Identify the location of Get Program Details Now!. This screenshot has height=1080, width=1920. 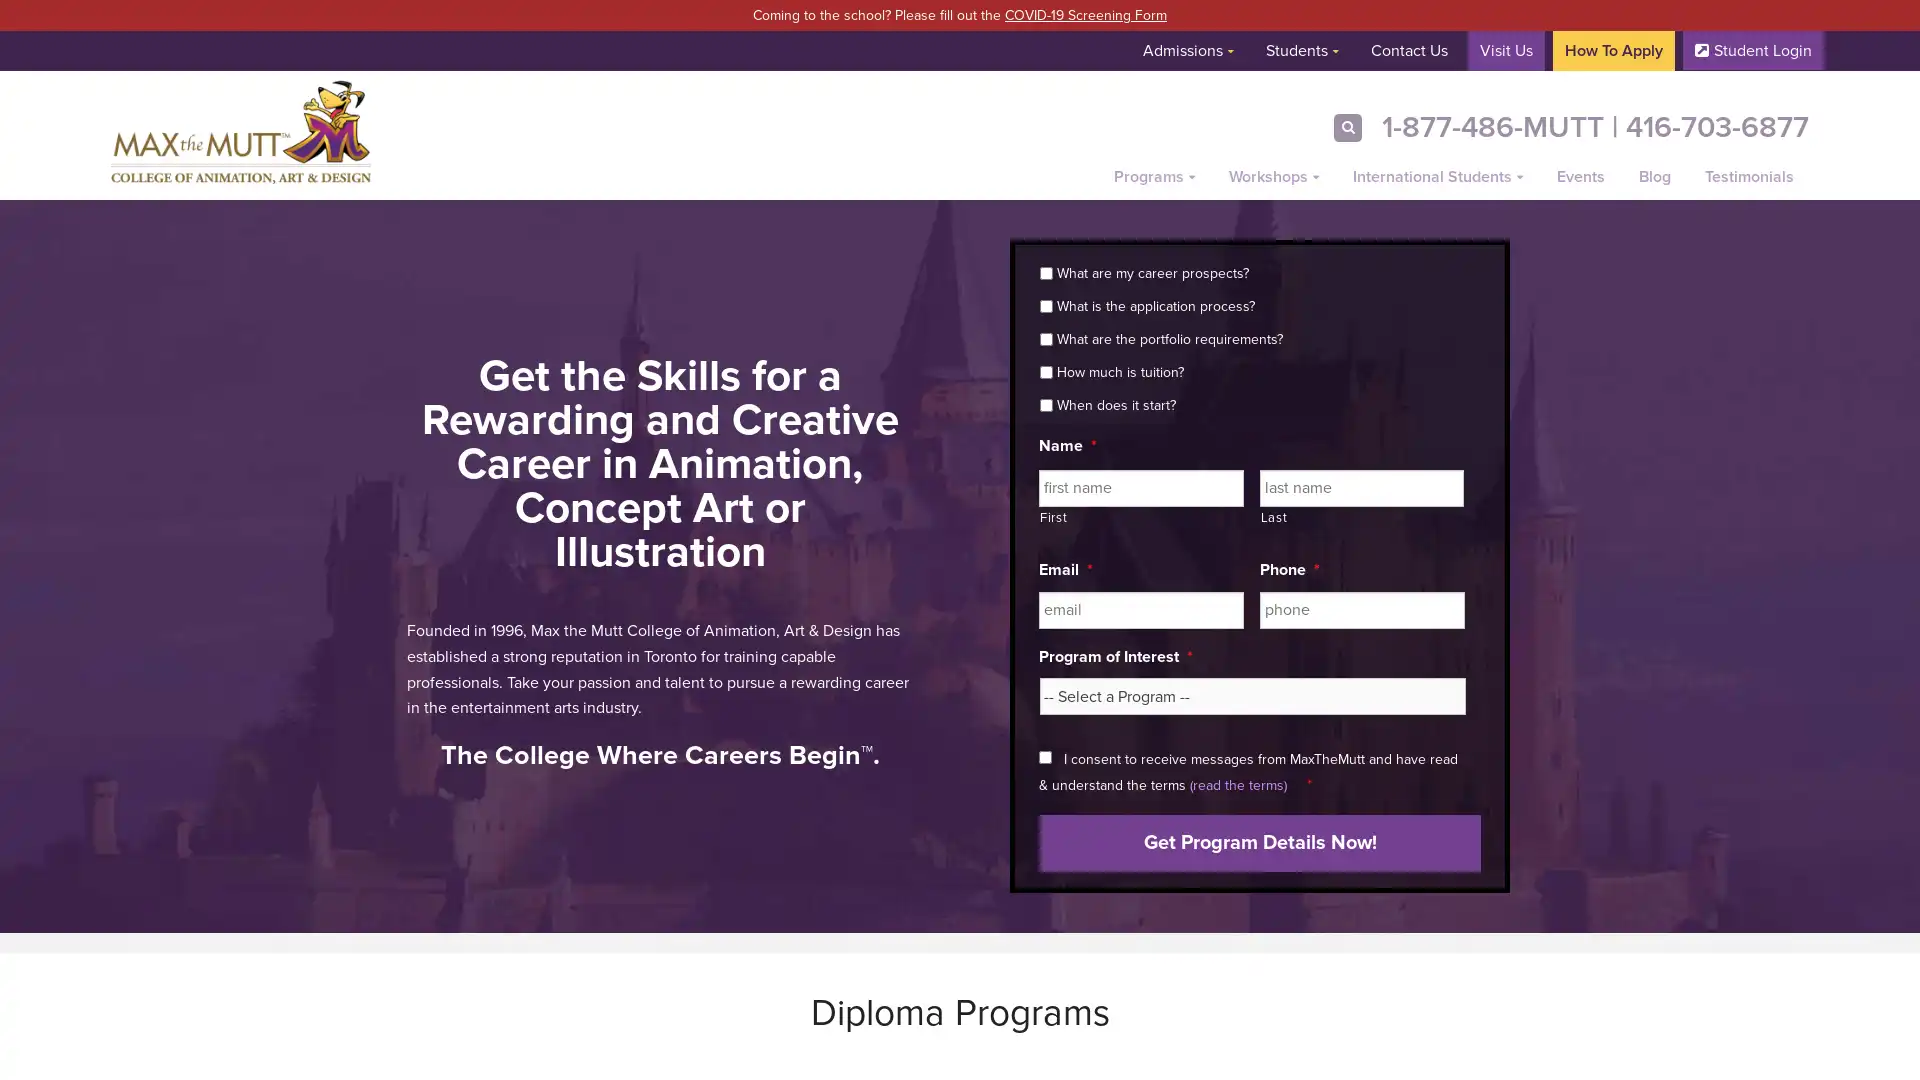
(1258, 850).